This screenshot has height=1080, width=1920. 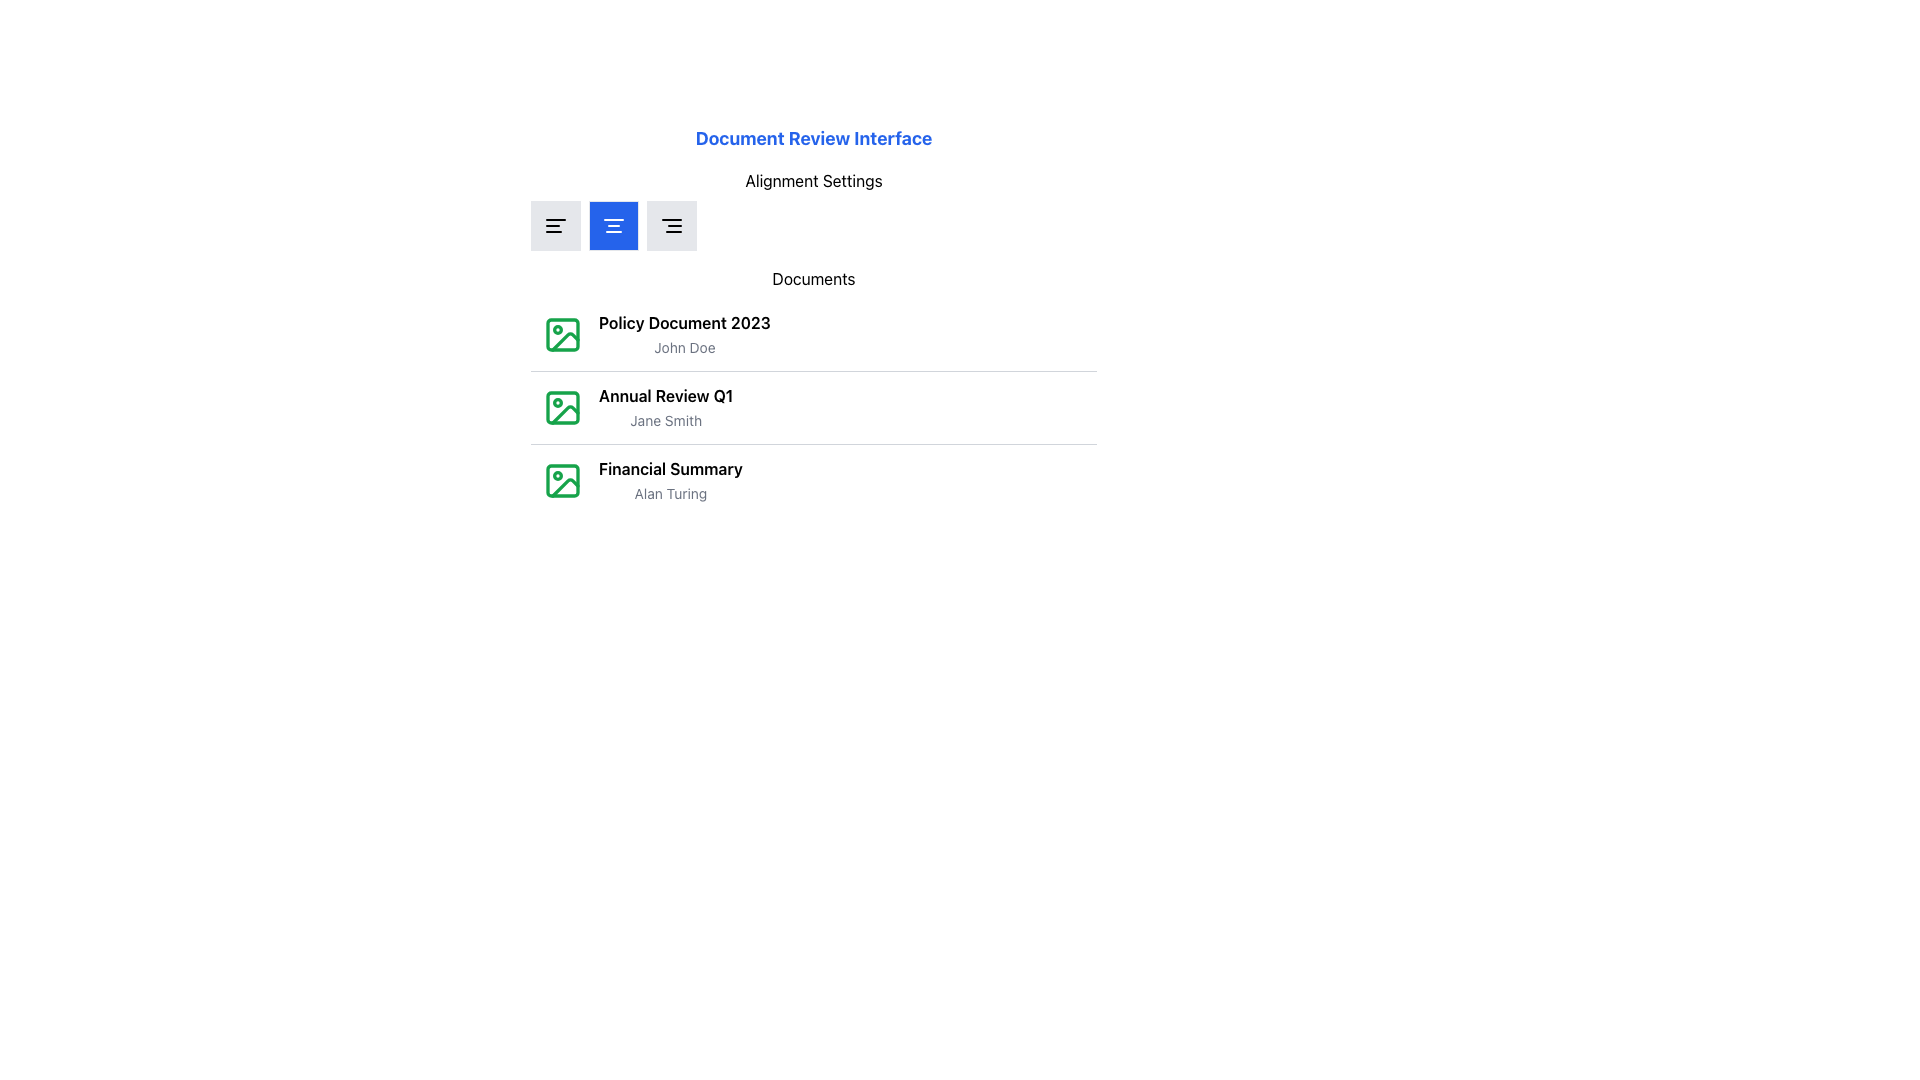 I want to click on the middle alignment button located below the 'Alignment Settings' text, so click(x=613, y=225).